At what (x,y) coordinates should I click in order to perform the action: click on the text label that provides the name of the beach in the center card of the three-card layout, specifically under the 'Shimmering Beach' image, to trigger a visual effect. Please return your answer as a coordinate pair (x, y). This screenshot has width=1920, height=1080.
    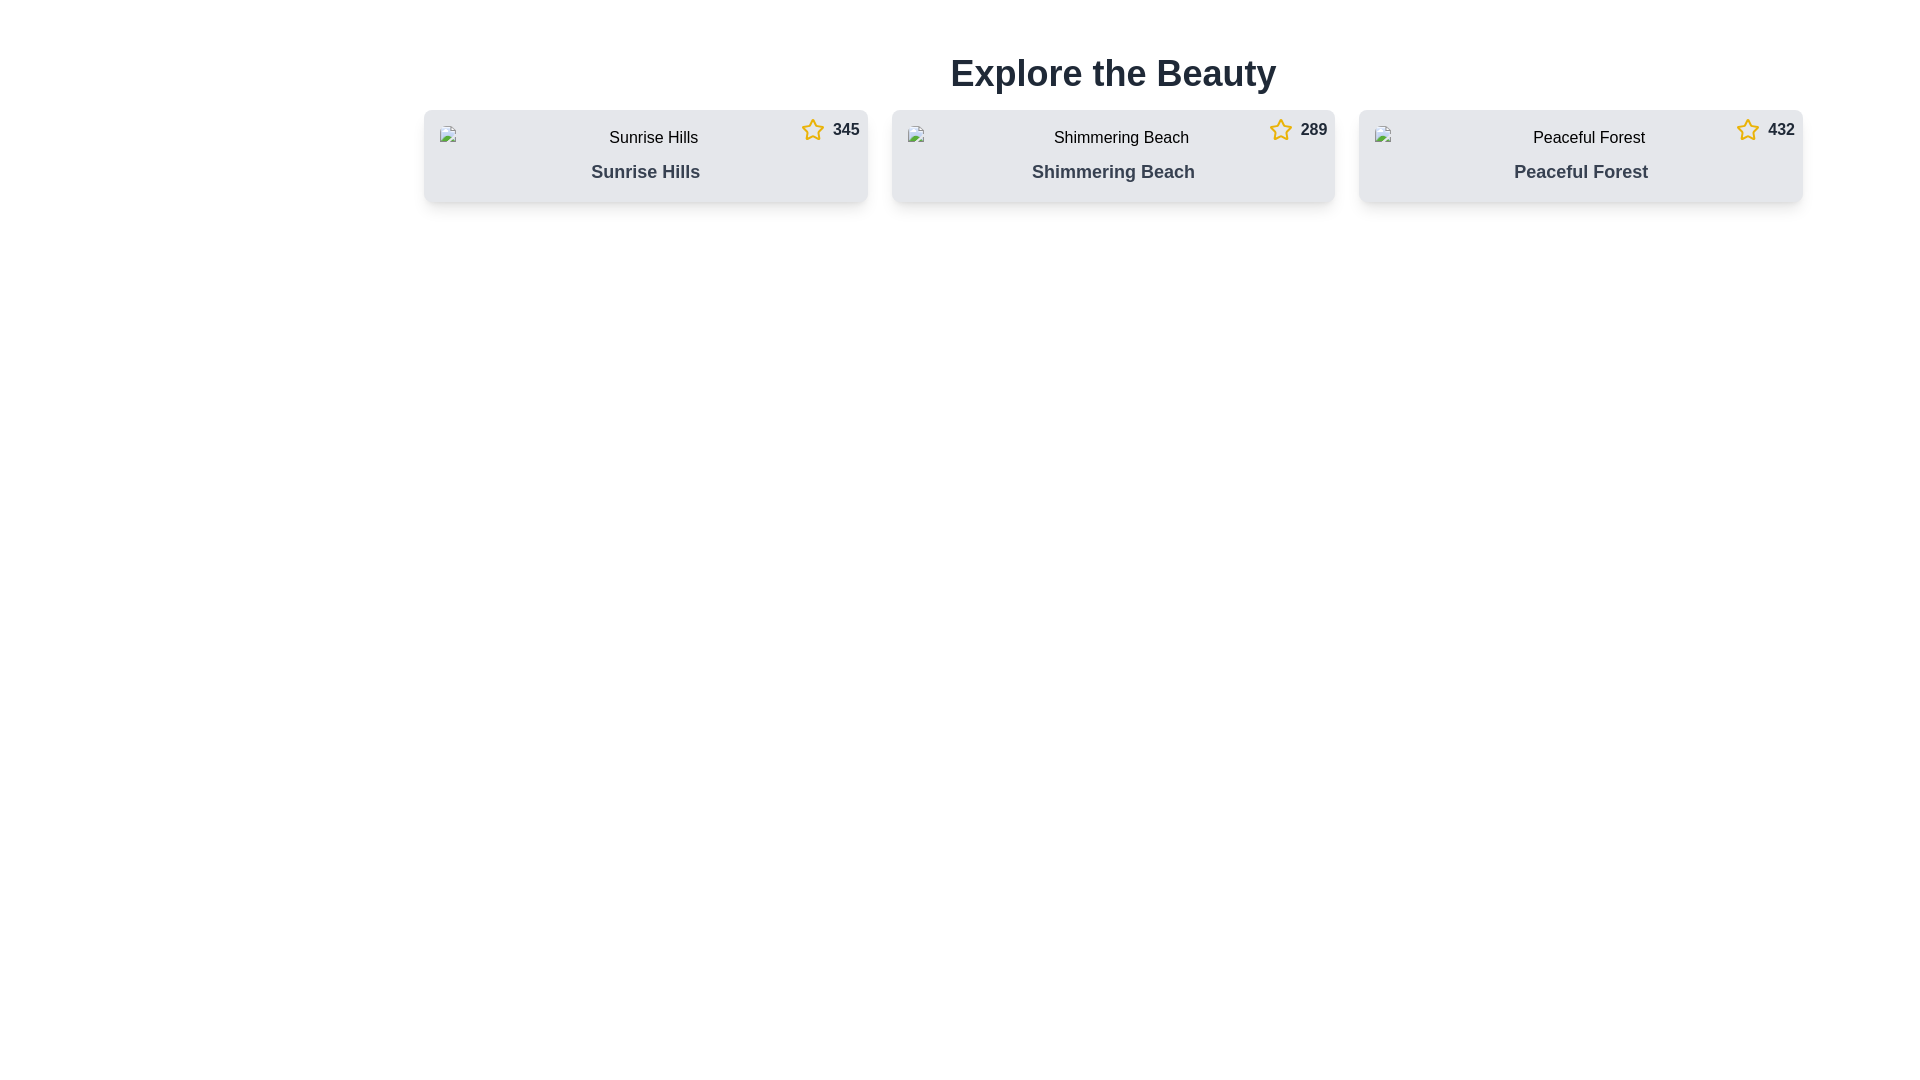
    Looking at the image, I should click on (1112, 171).